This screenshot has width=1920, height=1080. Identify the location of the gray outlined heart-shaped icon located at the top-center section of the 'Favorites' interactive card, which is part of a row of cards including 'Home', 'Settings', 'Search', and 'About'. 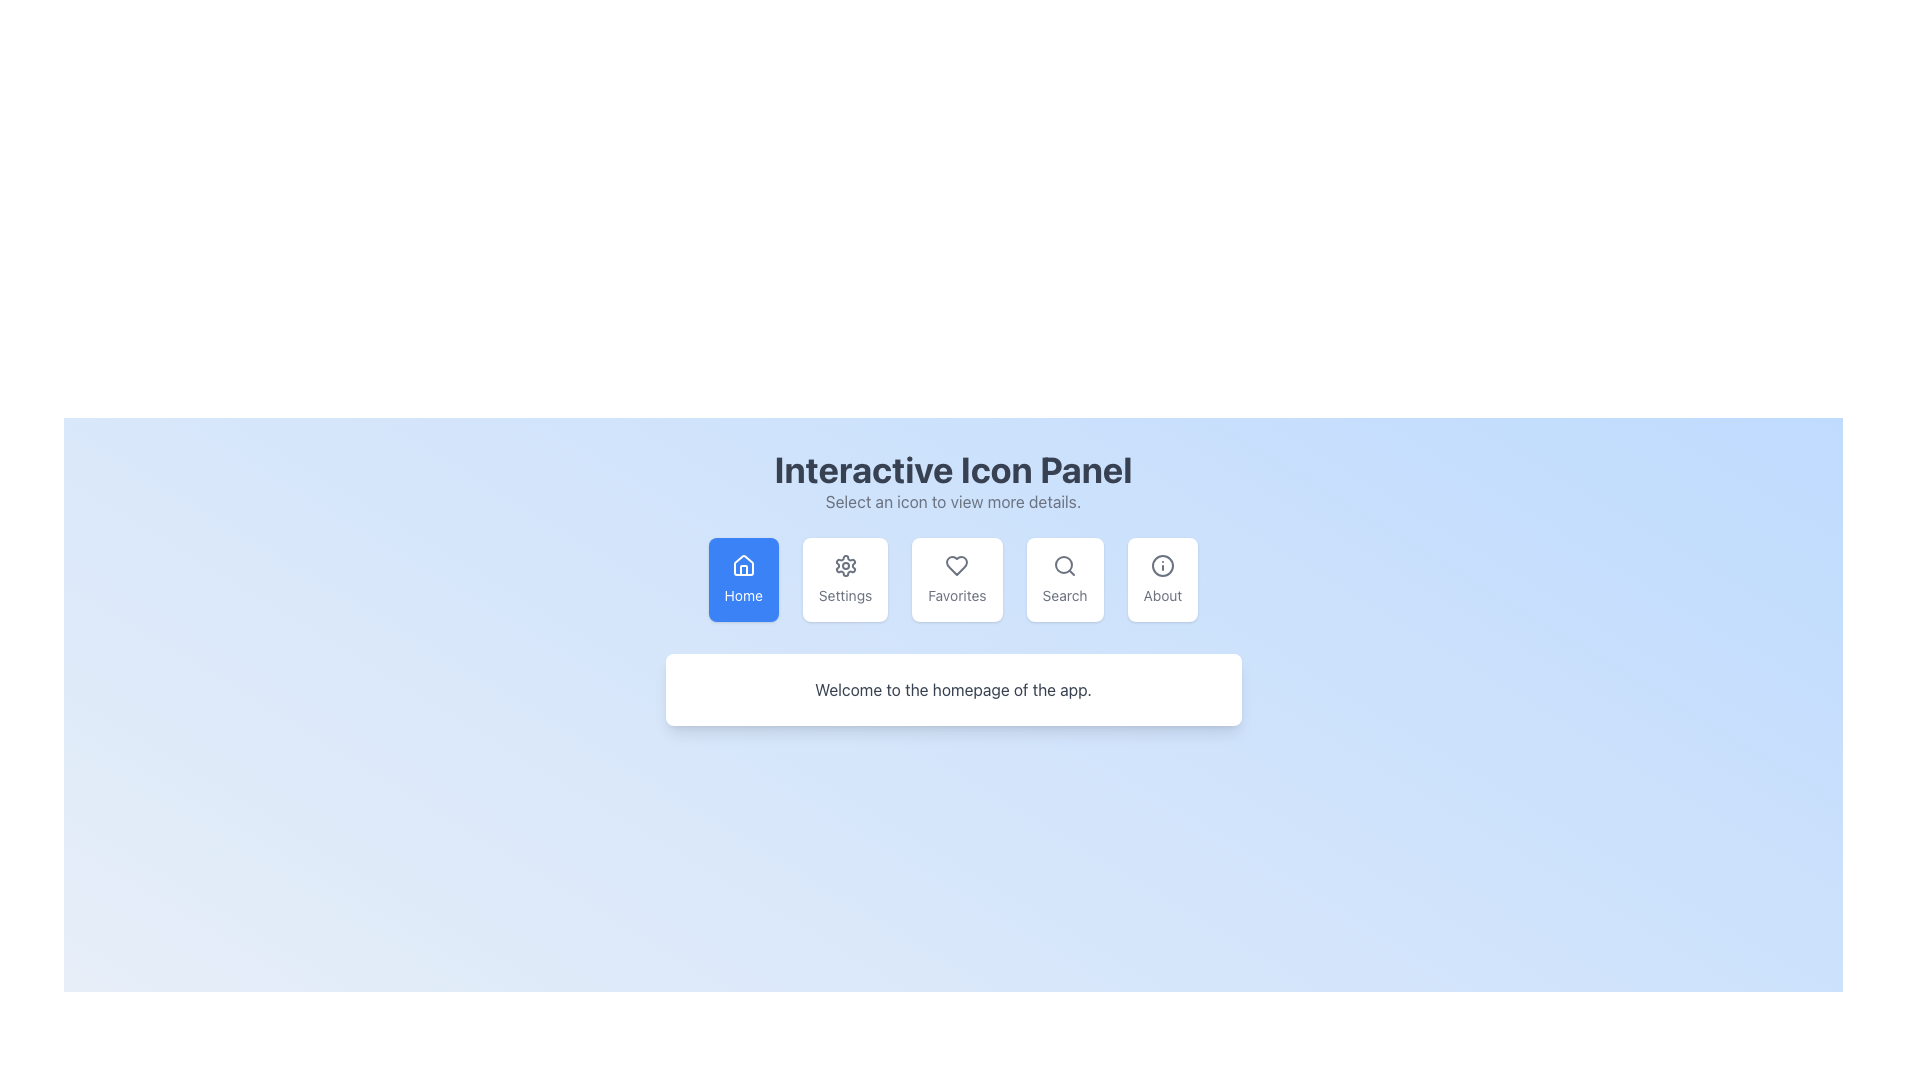
(956, 566).